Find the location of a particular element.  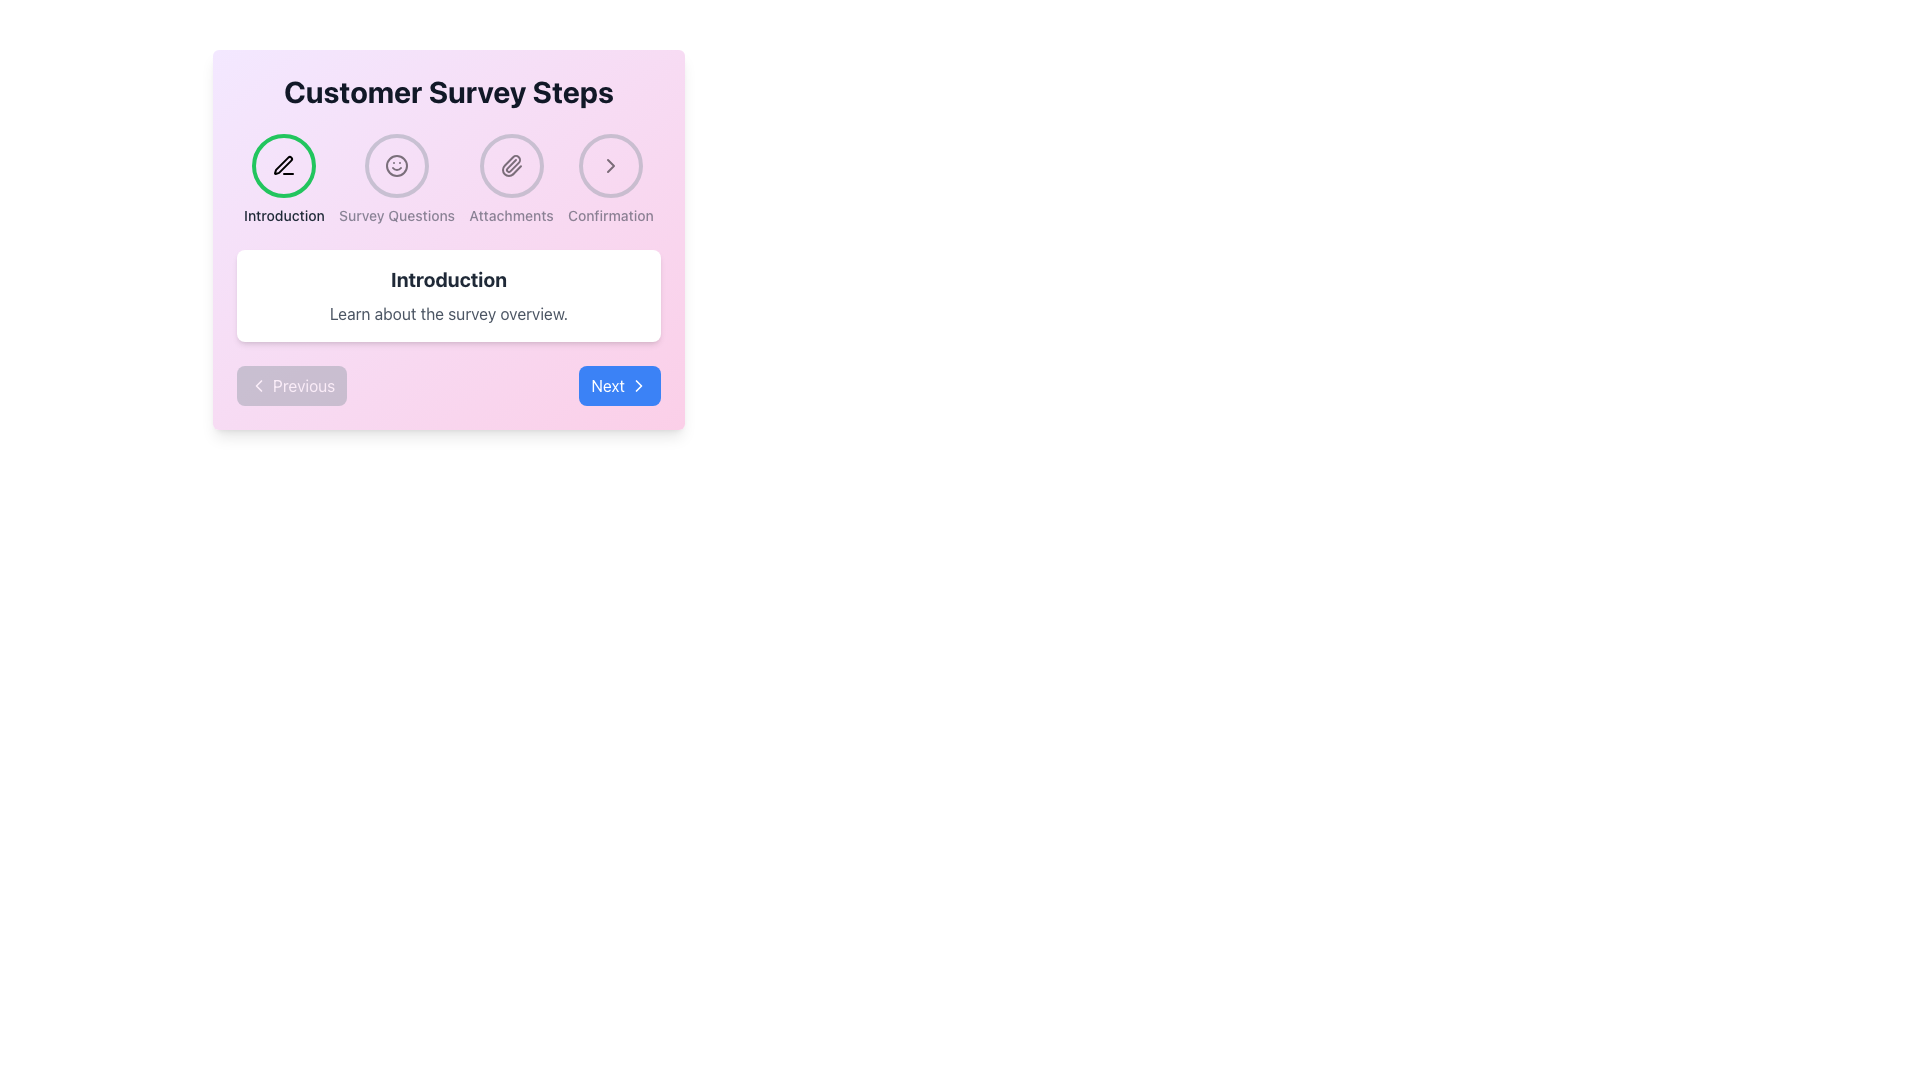

the 'Next' button located in the bottom-right corner of the interface to proceed to the next step of the process is located at coordinates (619, 385).